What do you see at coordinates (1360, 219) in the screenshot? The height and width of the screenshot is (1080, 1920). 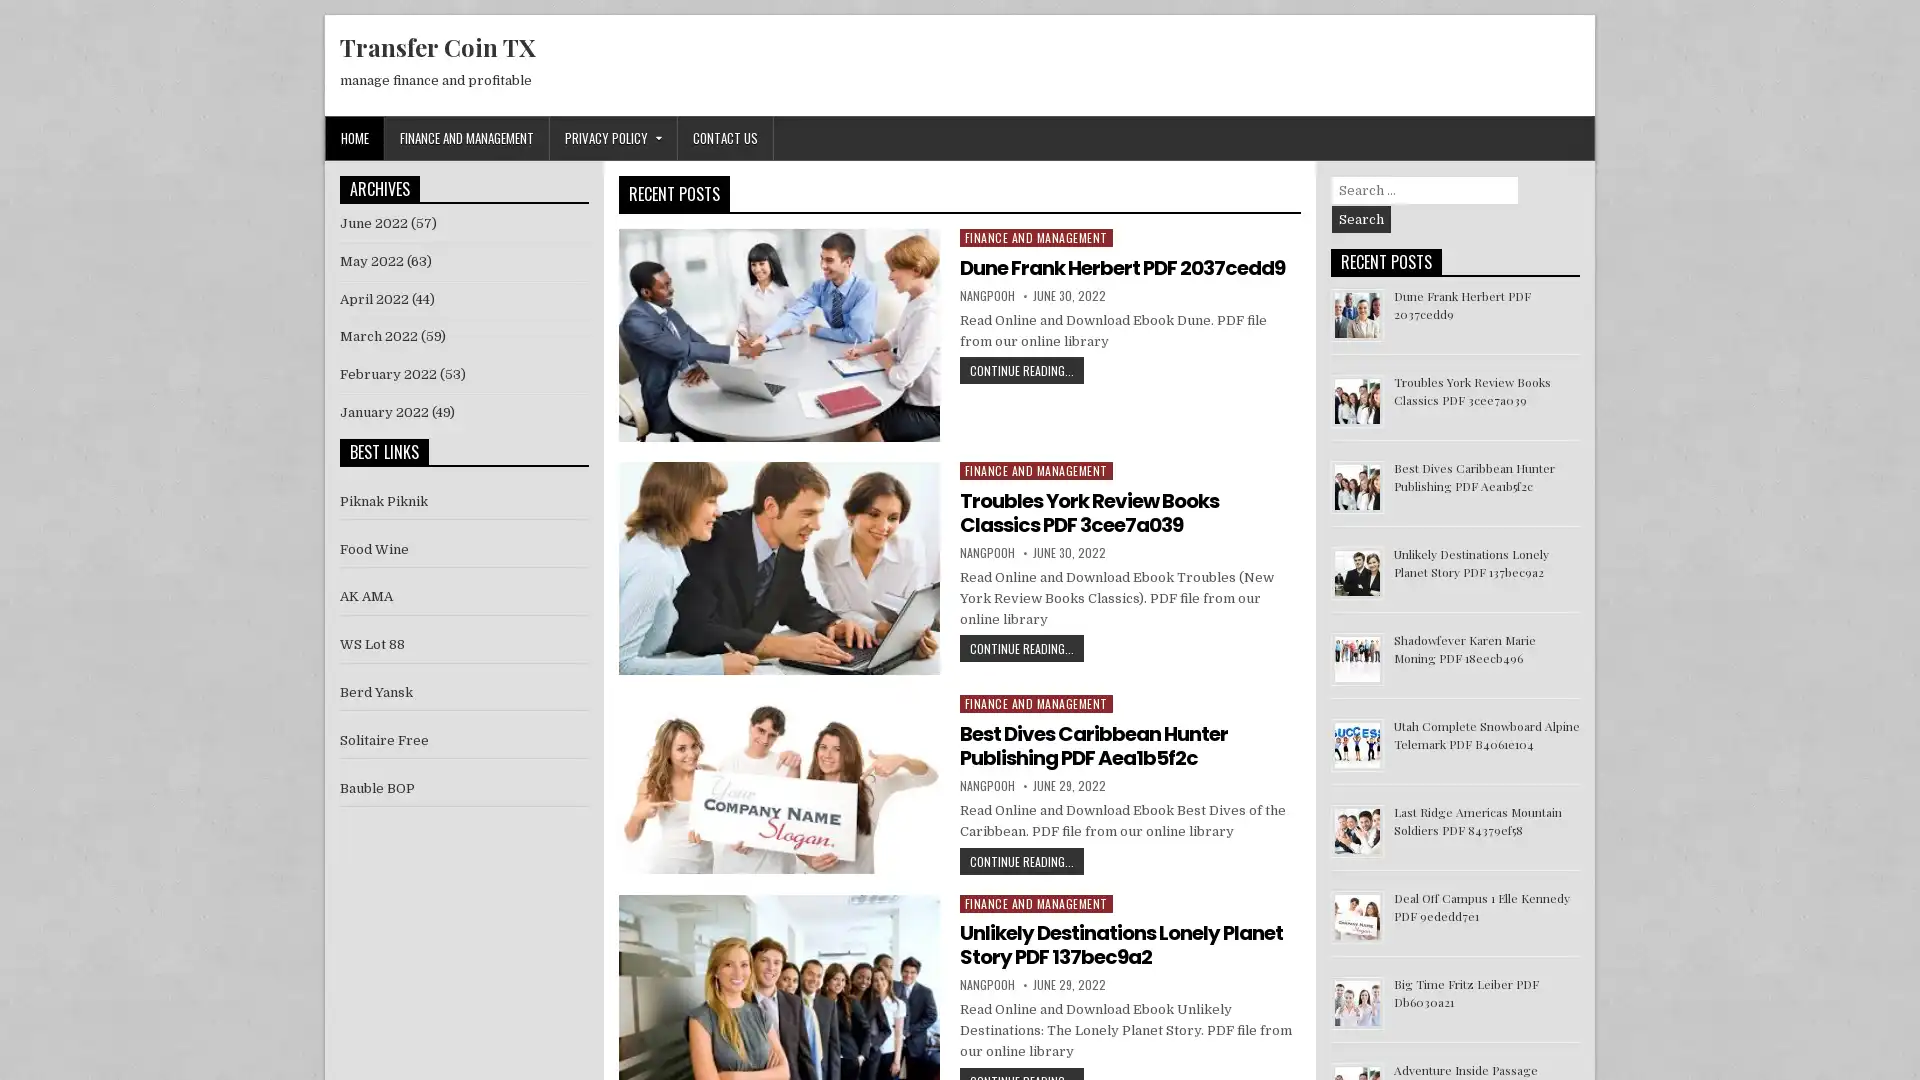 I see `Search` at bounding box center [1360, 219].